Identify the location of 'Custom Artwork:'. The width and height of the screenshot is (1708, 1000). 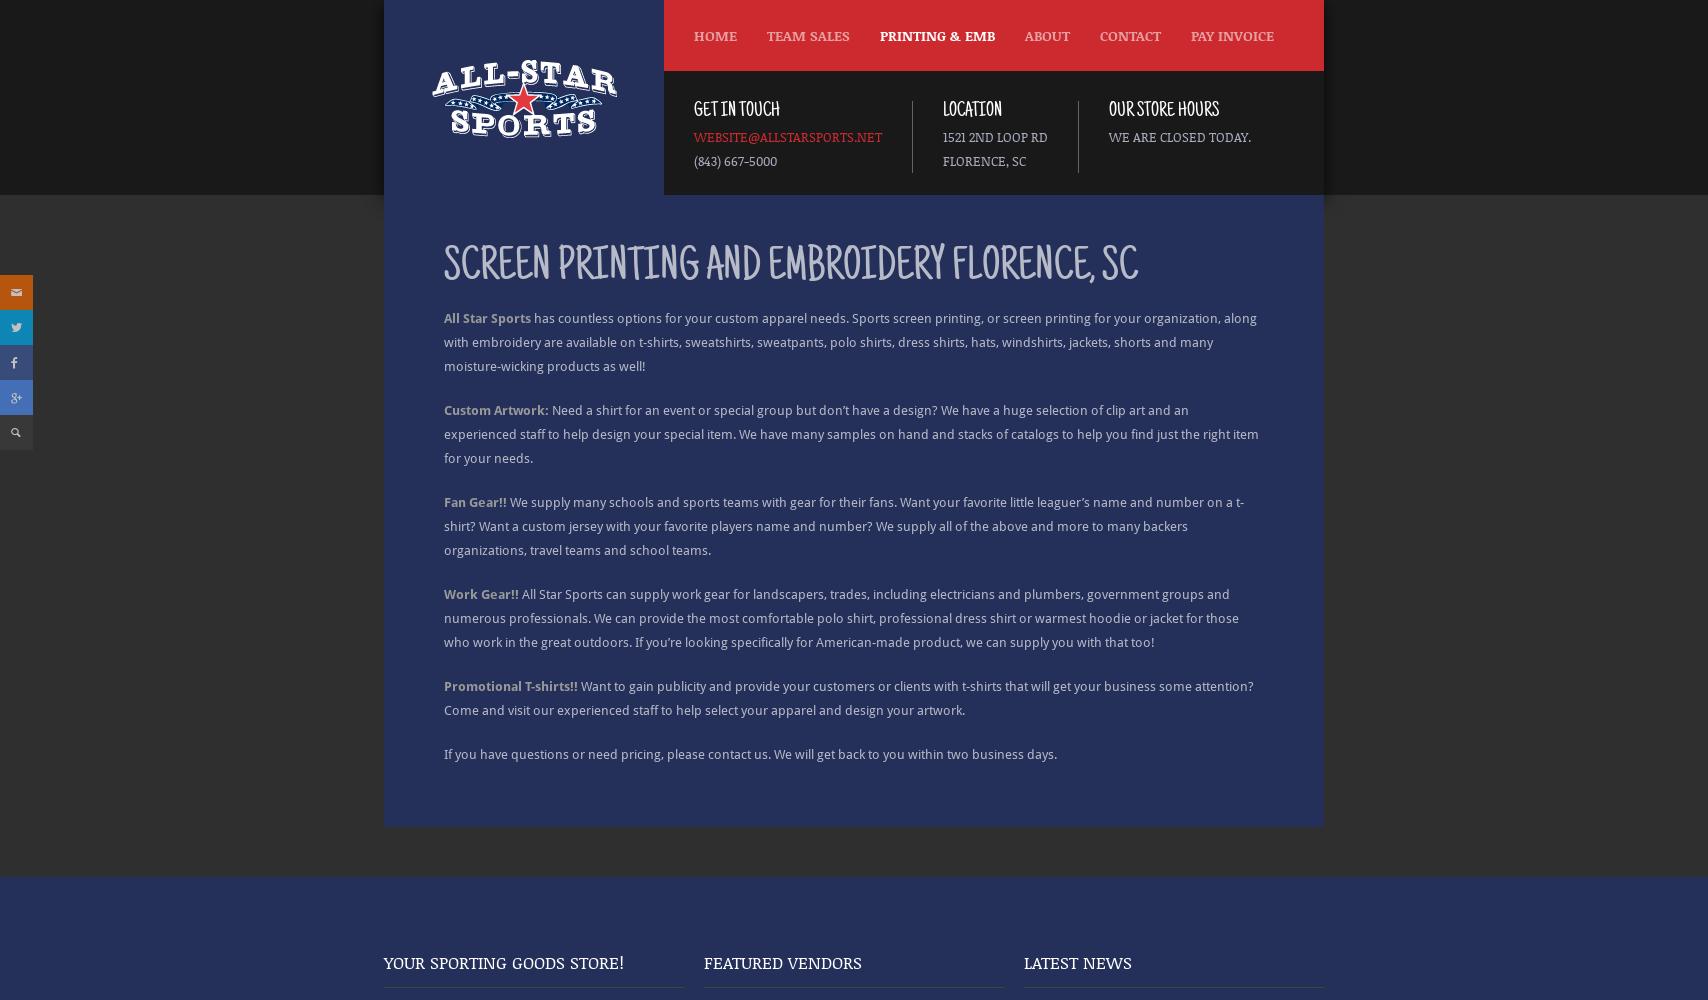
(496, 410).